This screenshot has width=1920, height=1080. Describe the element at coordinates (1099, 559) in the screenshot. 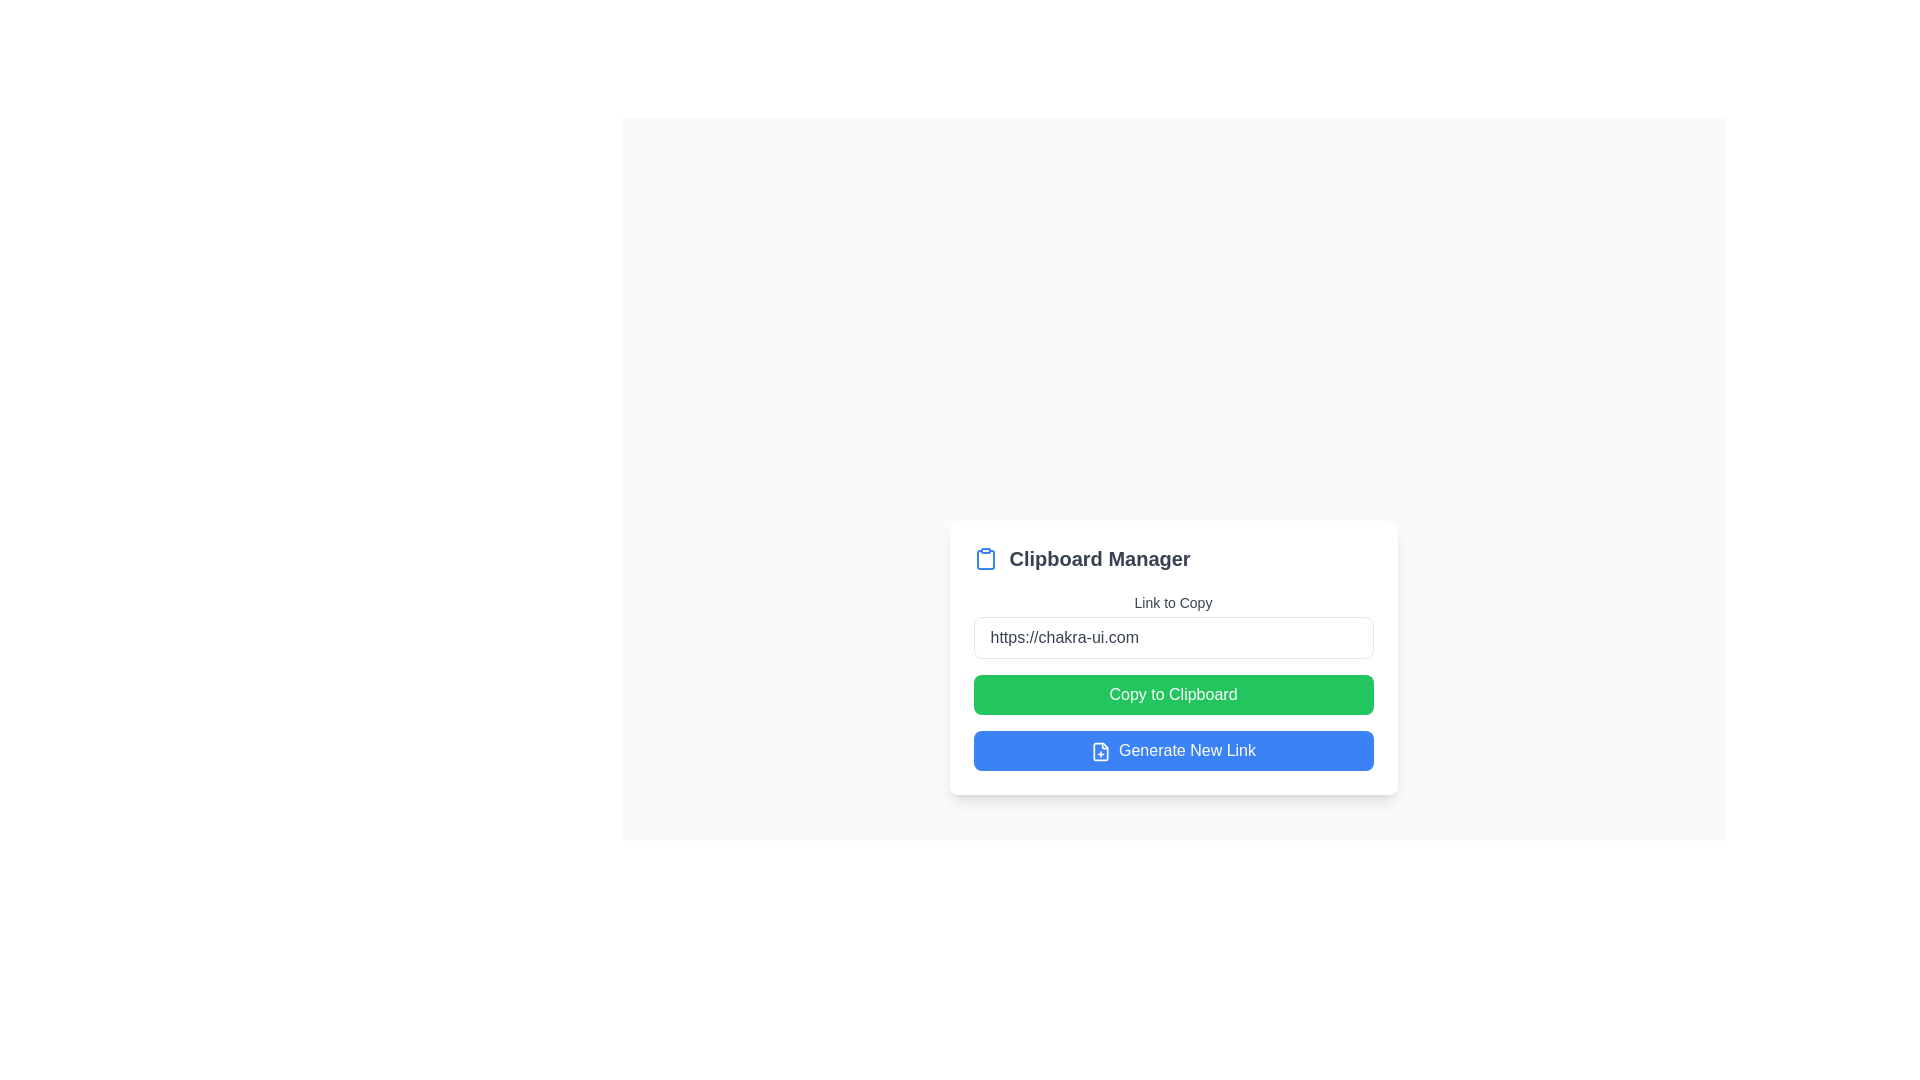

I see `text label titled 'Clipboard Manager', which is styled in bold and dark gray, positioned to the right of a blue clipboard icon` at that location.